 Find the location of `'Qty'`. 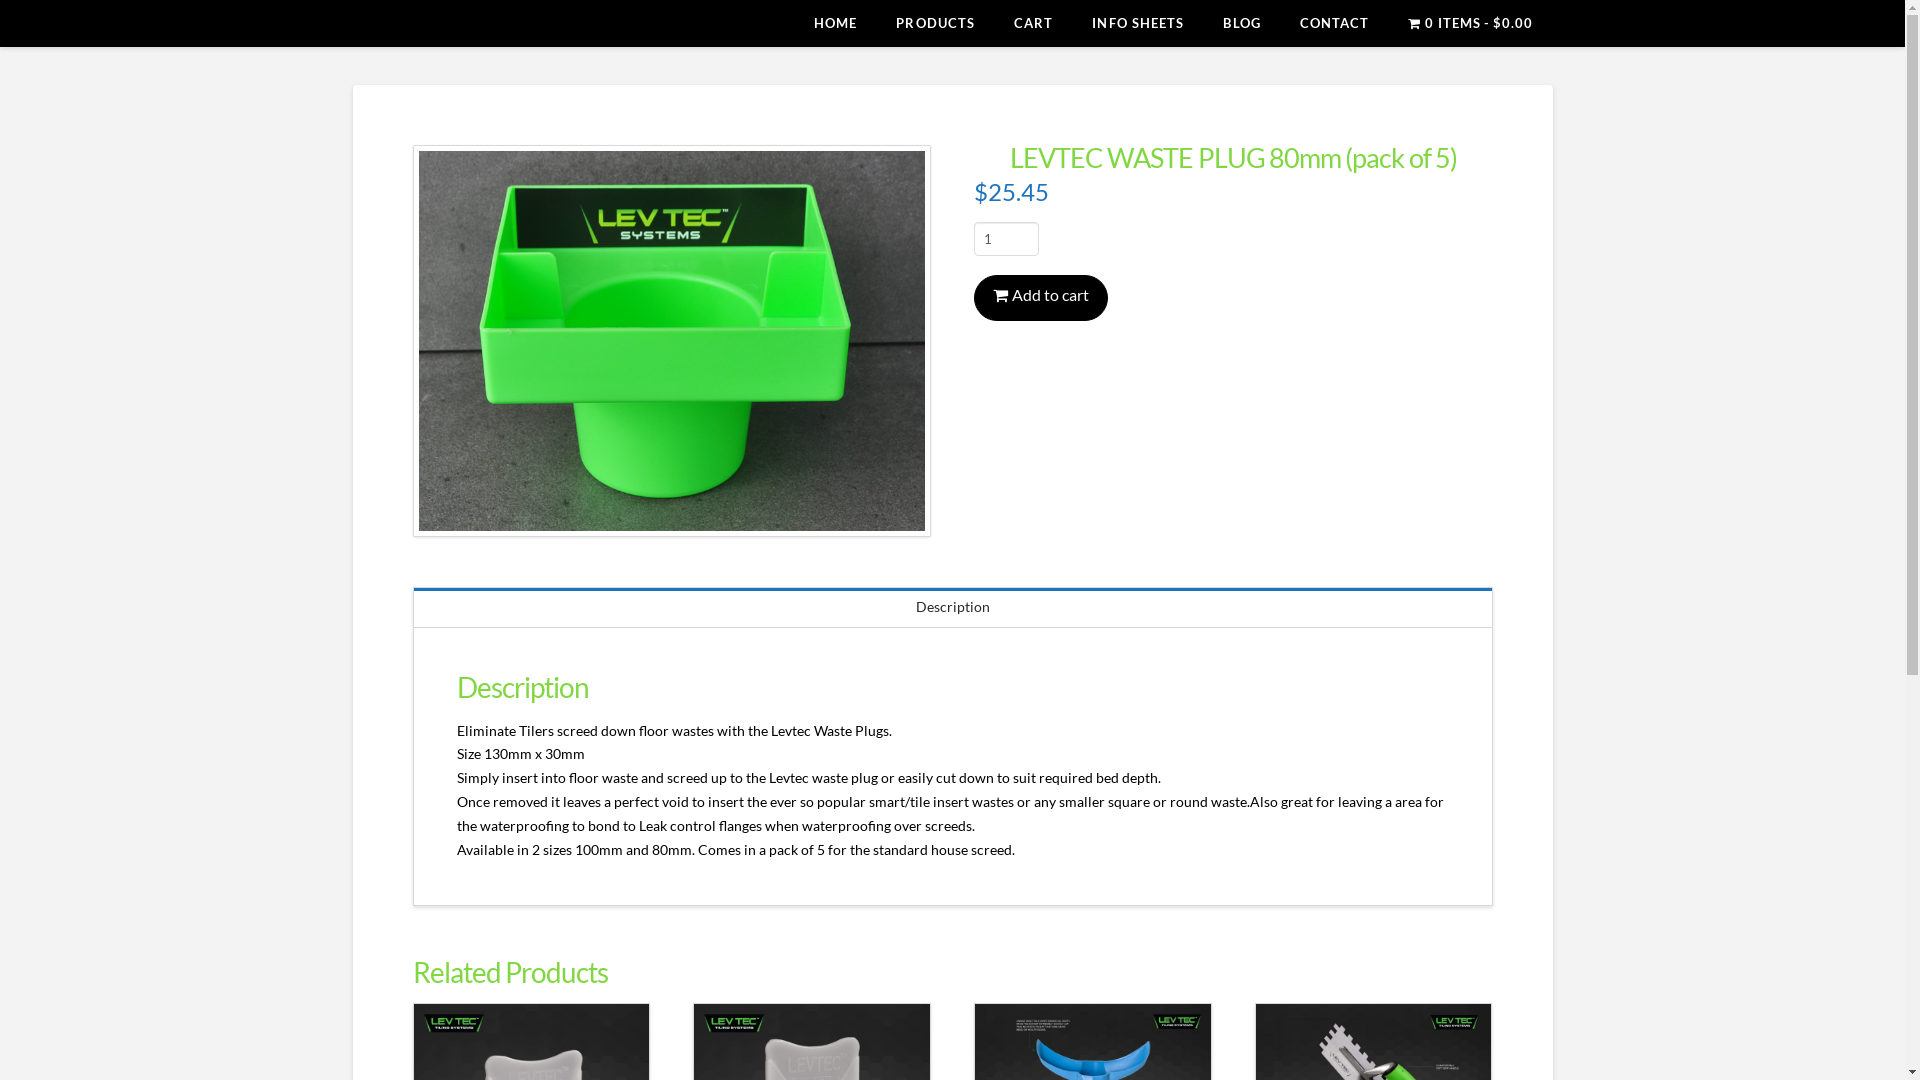

'Qty' is located at coordinates (1006, 238).